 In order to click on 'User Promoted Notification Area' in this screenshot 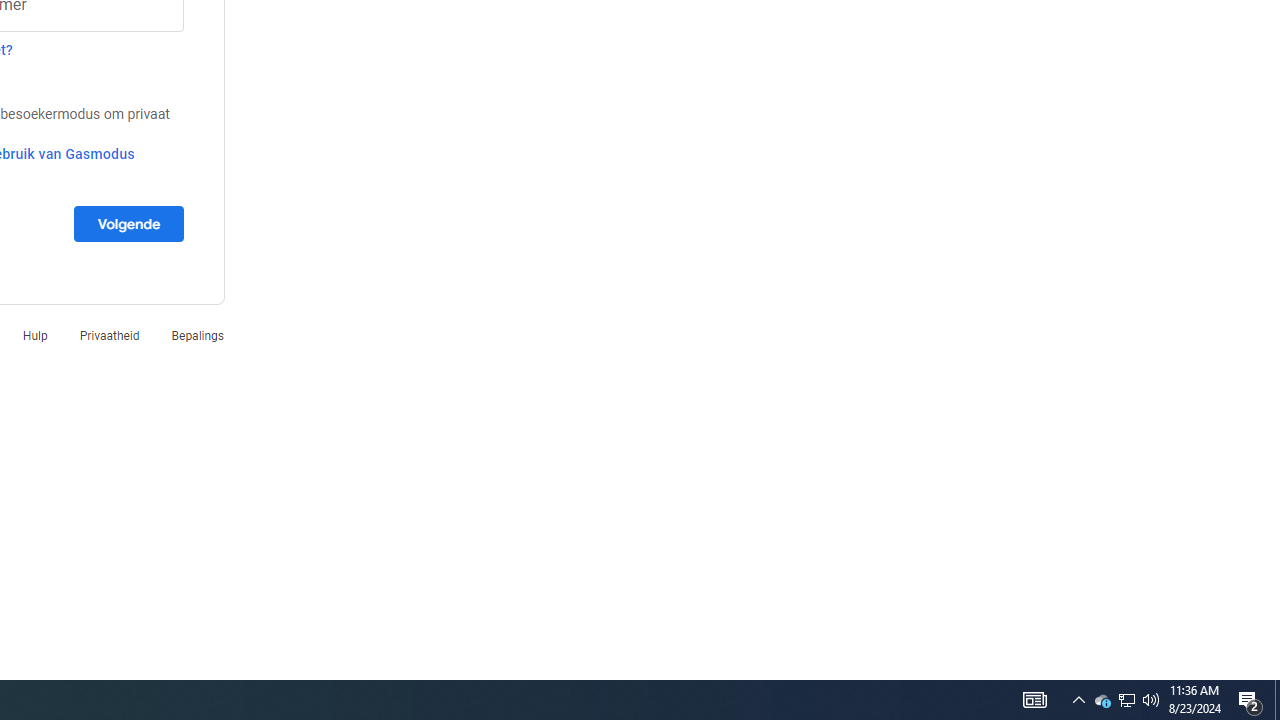, I will do `click(1127, 698)`.